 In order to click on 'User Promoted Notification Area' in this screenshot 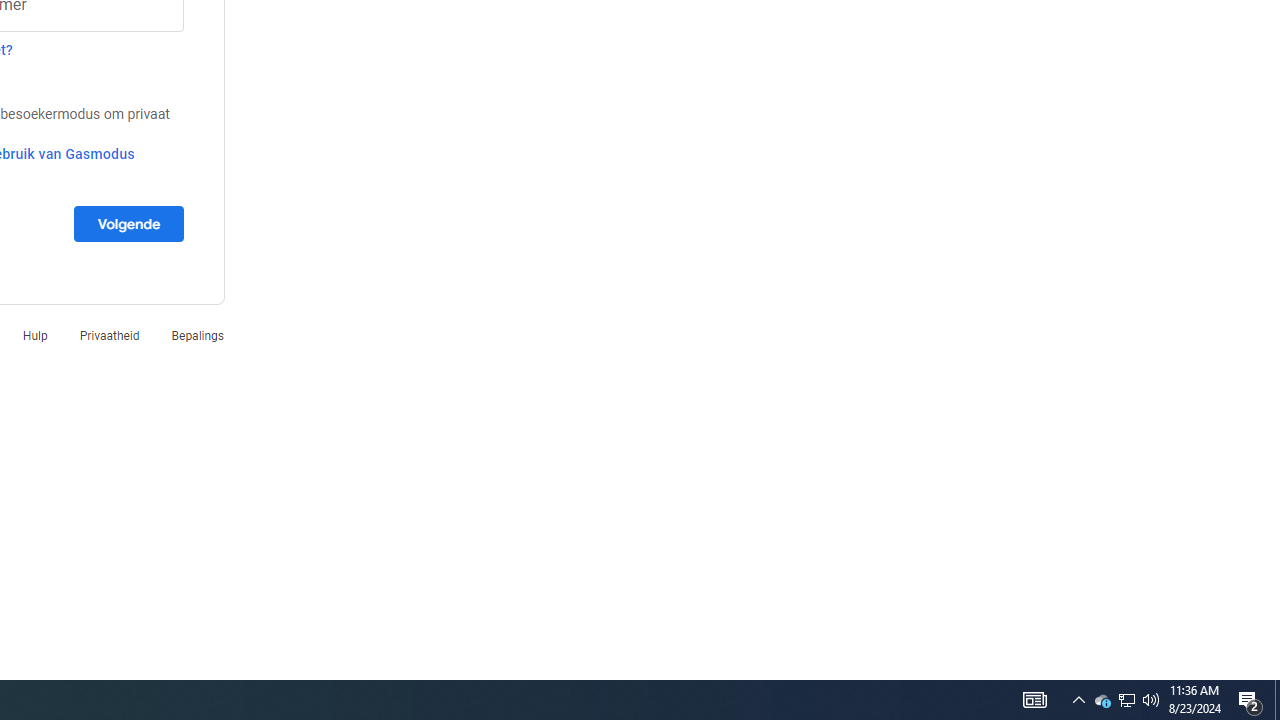, I will do `click(1127, 698)`.